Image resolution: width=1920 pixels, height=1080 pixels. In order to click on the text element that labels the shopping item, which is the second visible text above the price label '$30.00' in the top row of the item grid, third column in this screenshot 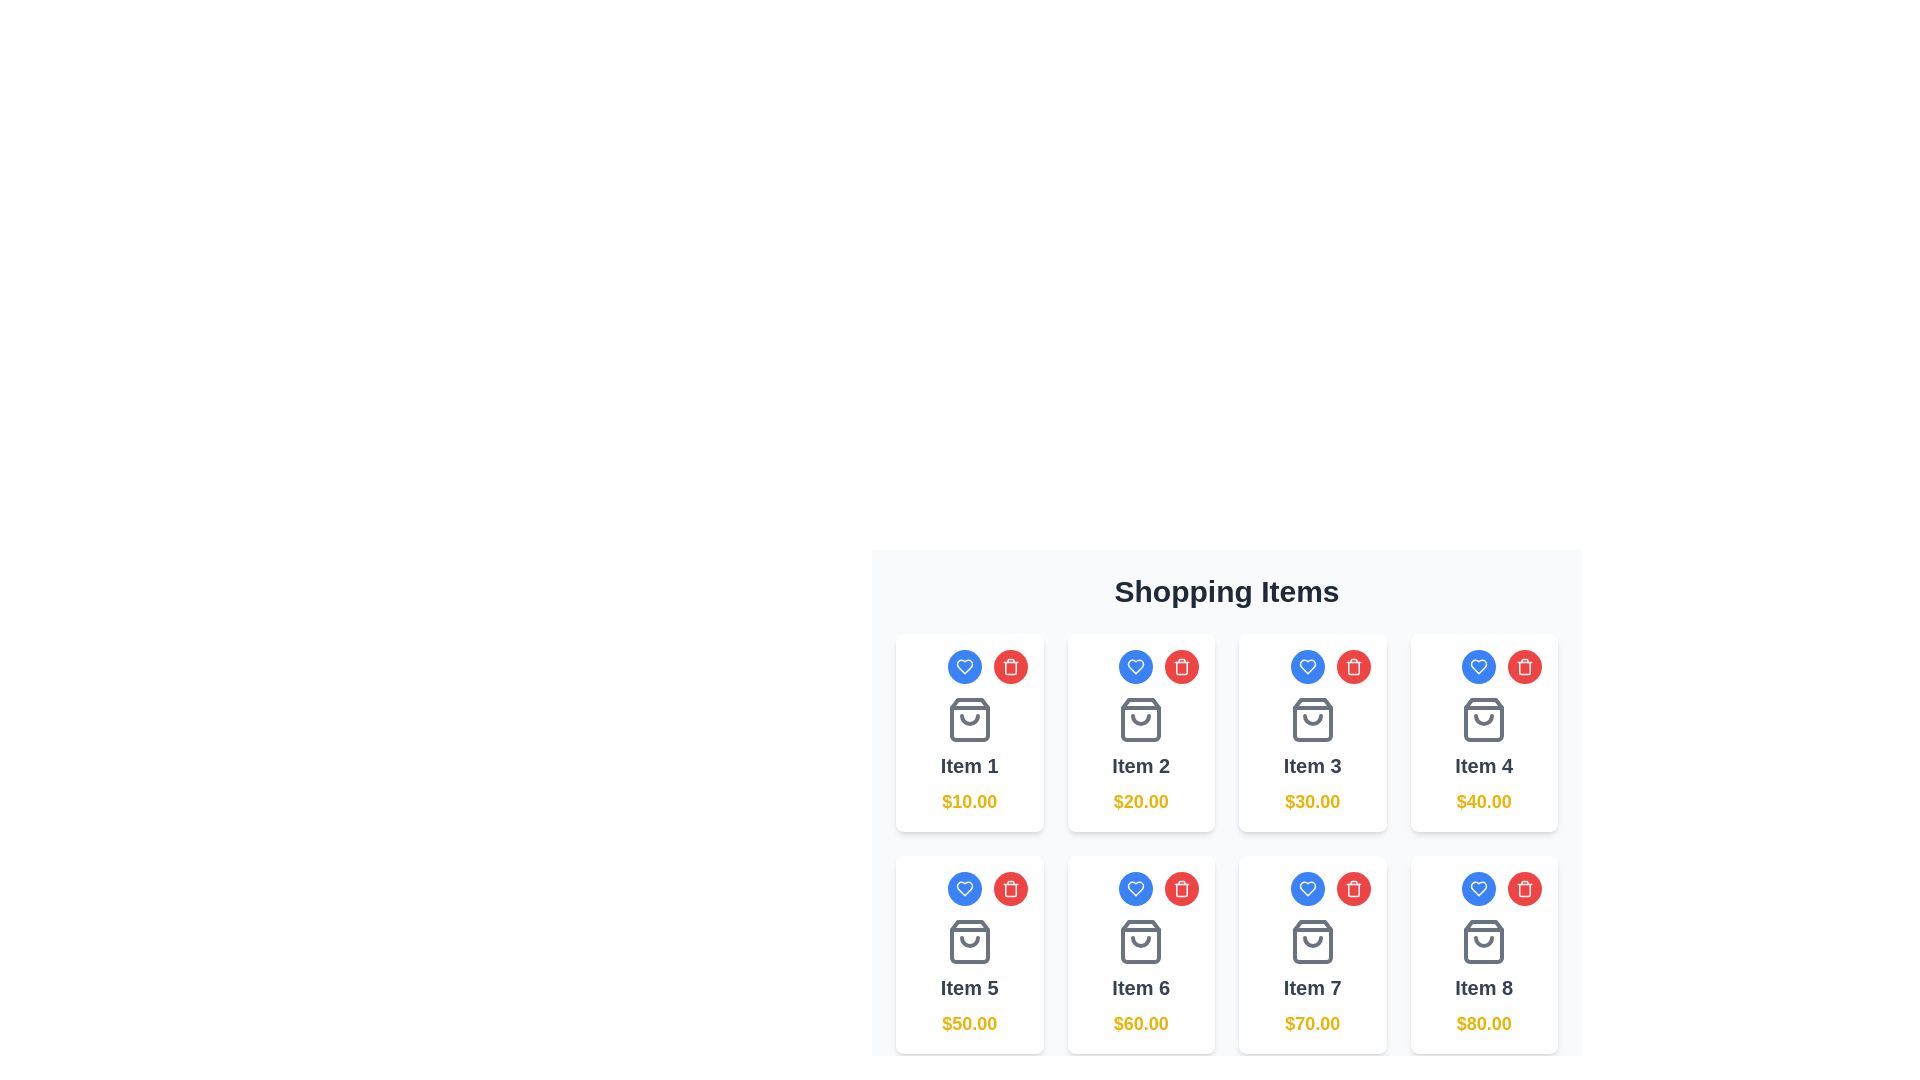, I will do `click(1312, 765)`.